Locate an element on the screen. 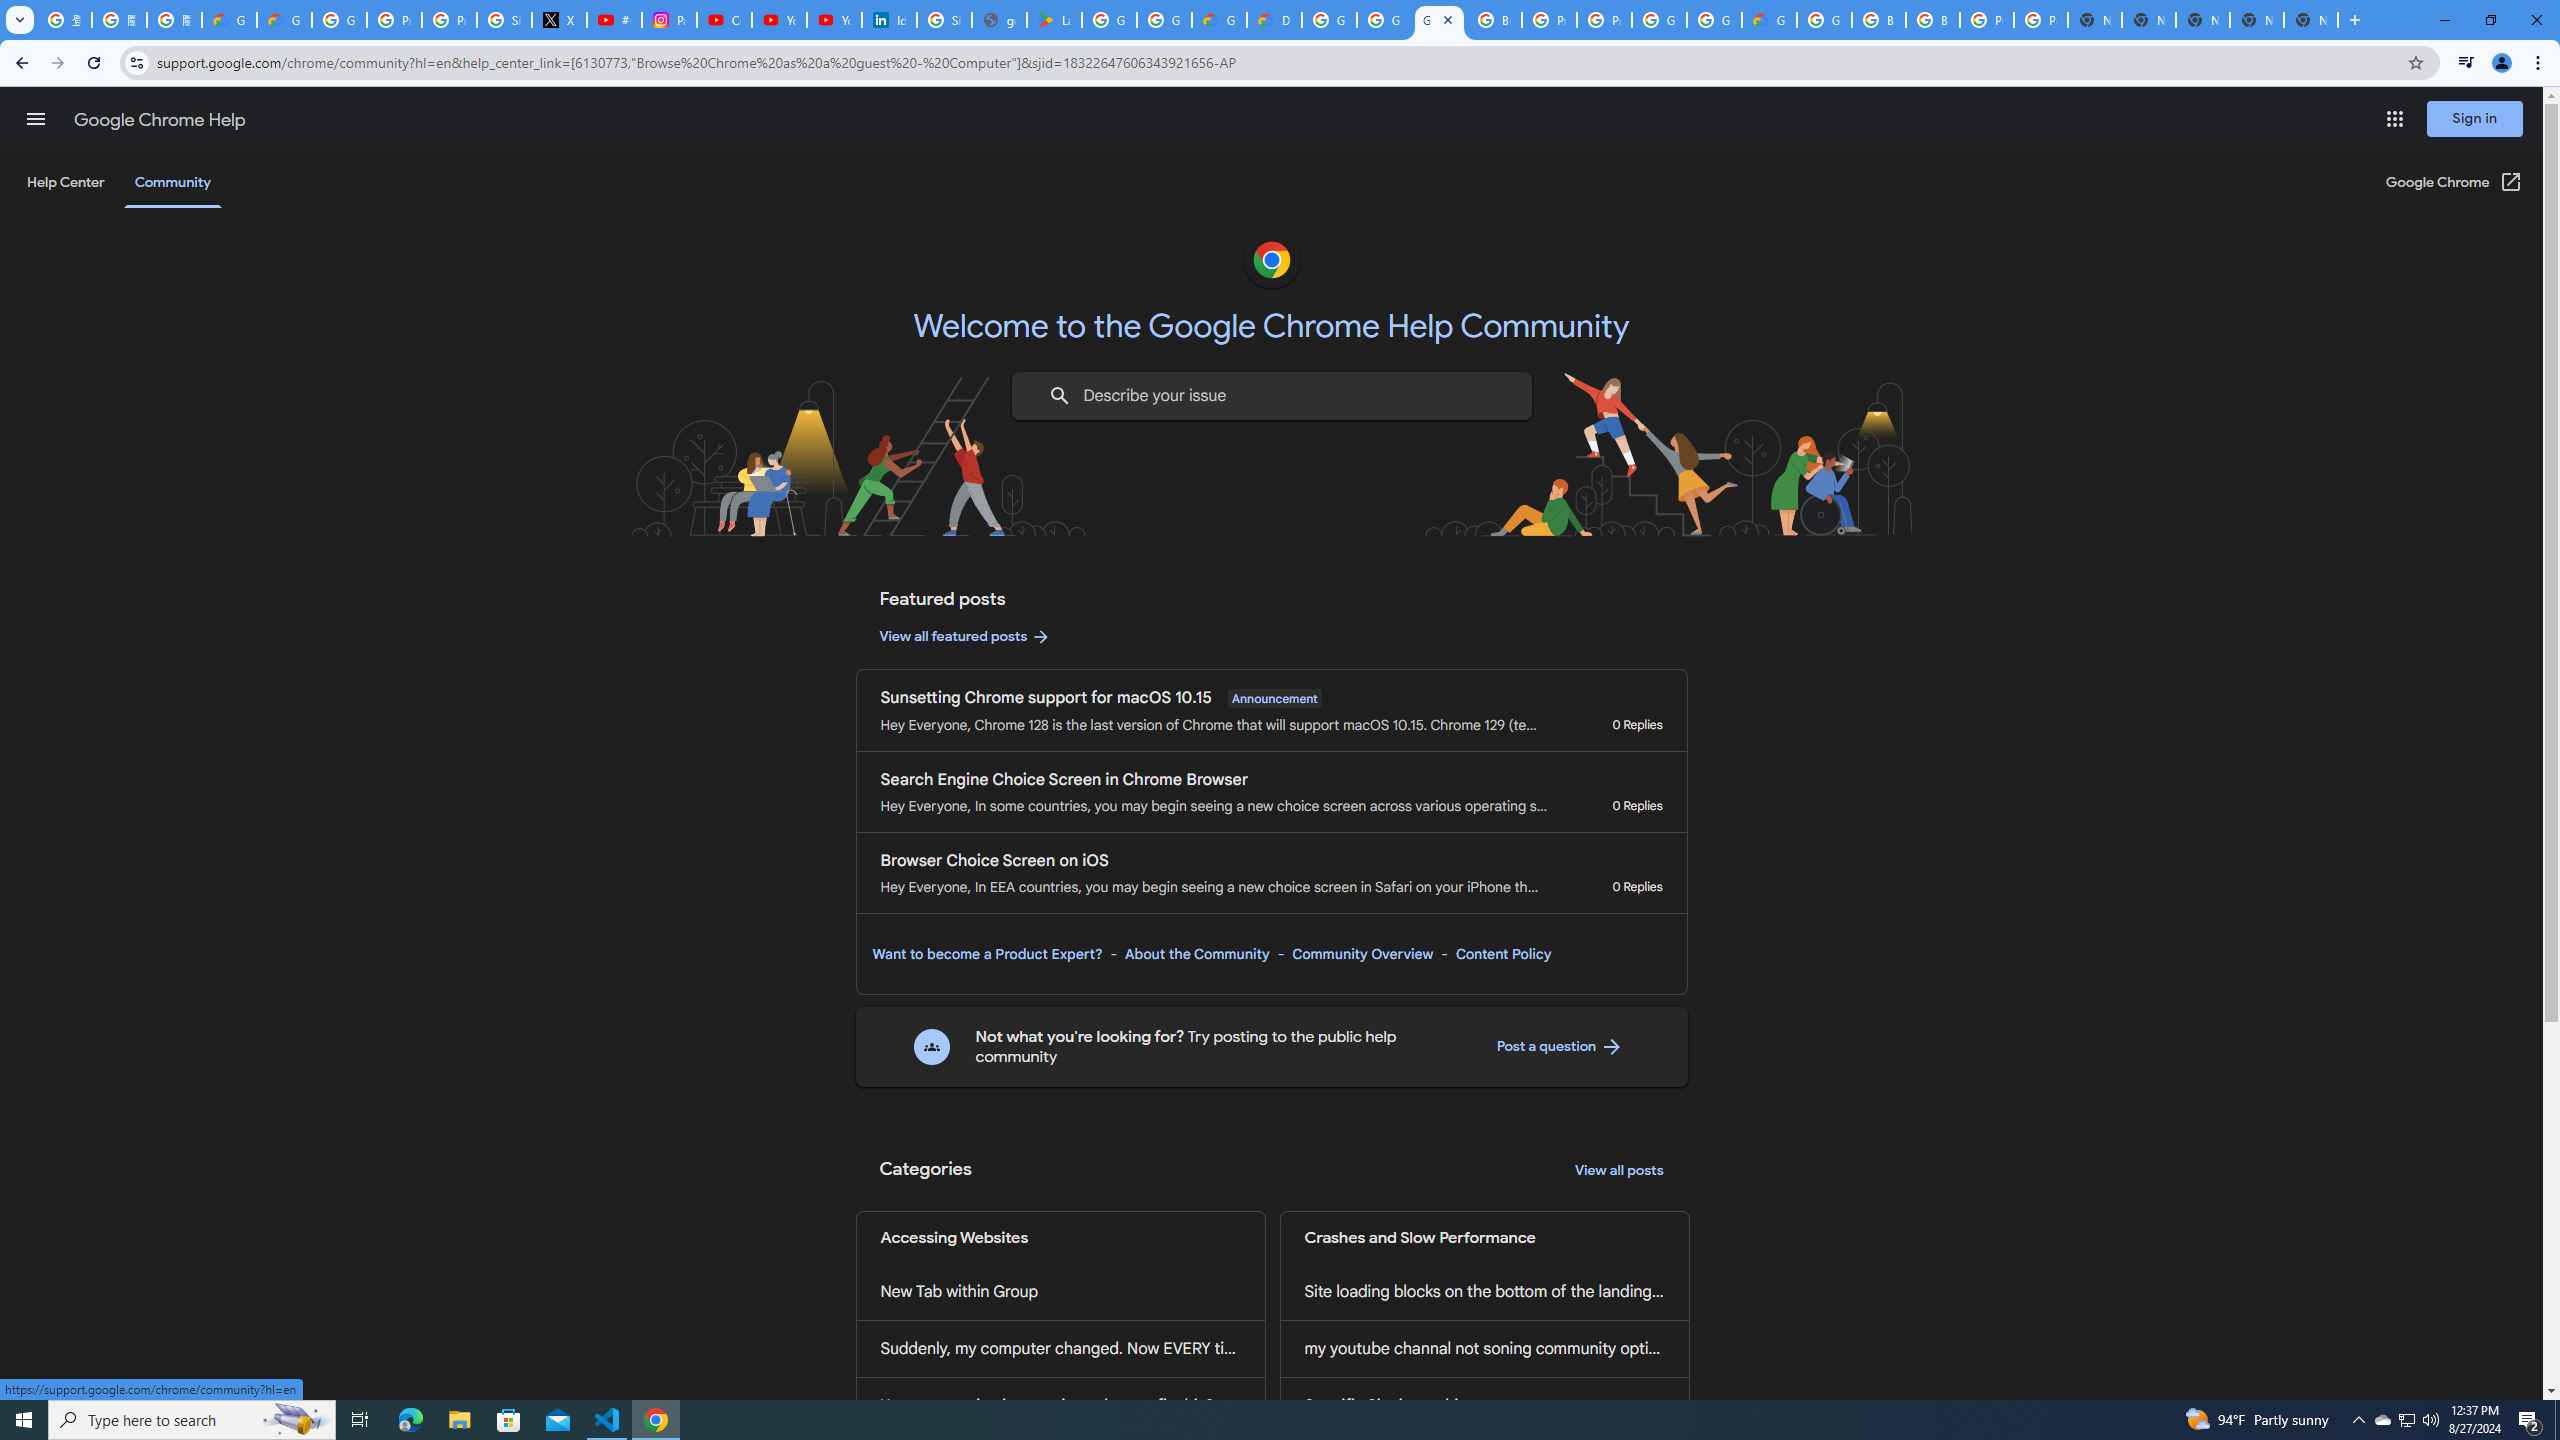 The width and height of the screenshot is (2560, 1440). 'New Tab' is located at coordinates (2311, 19).